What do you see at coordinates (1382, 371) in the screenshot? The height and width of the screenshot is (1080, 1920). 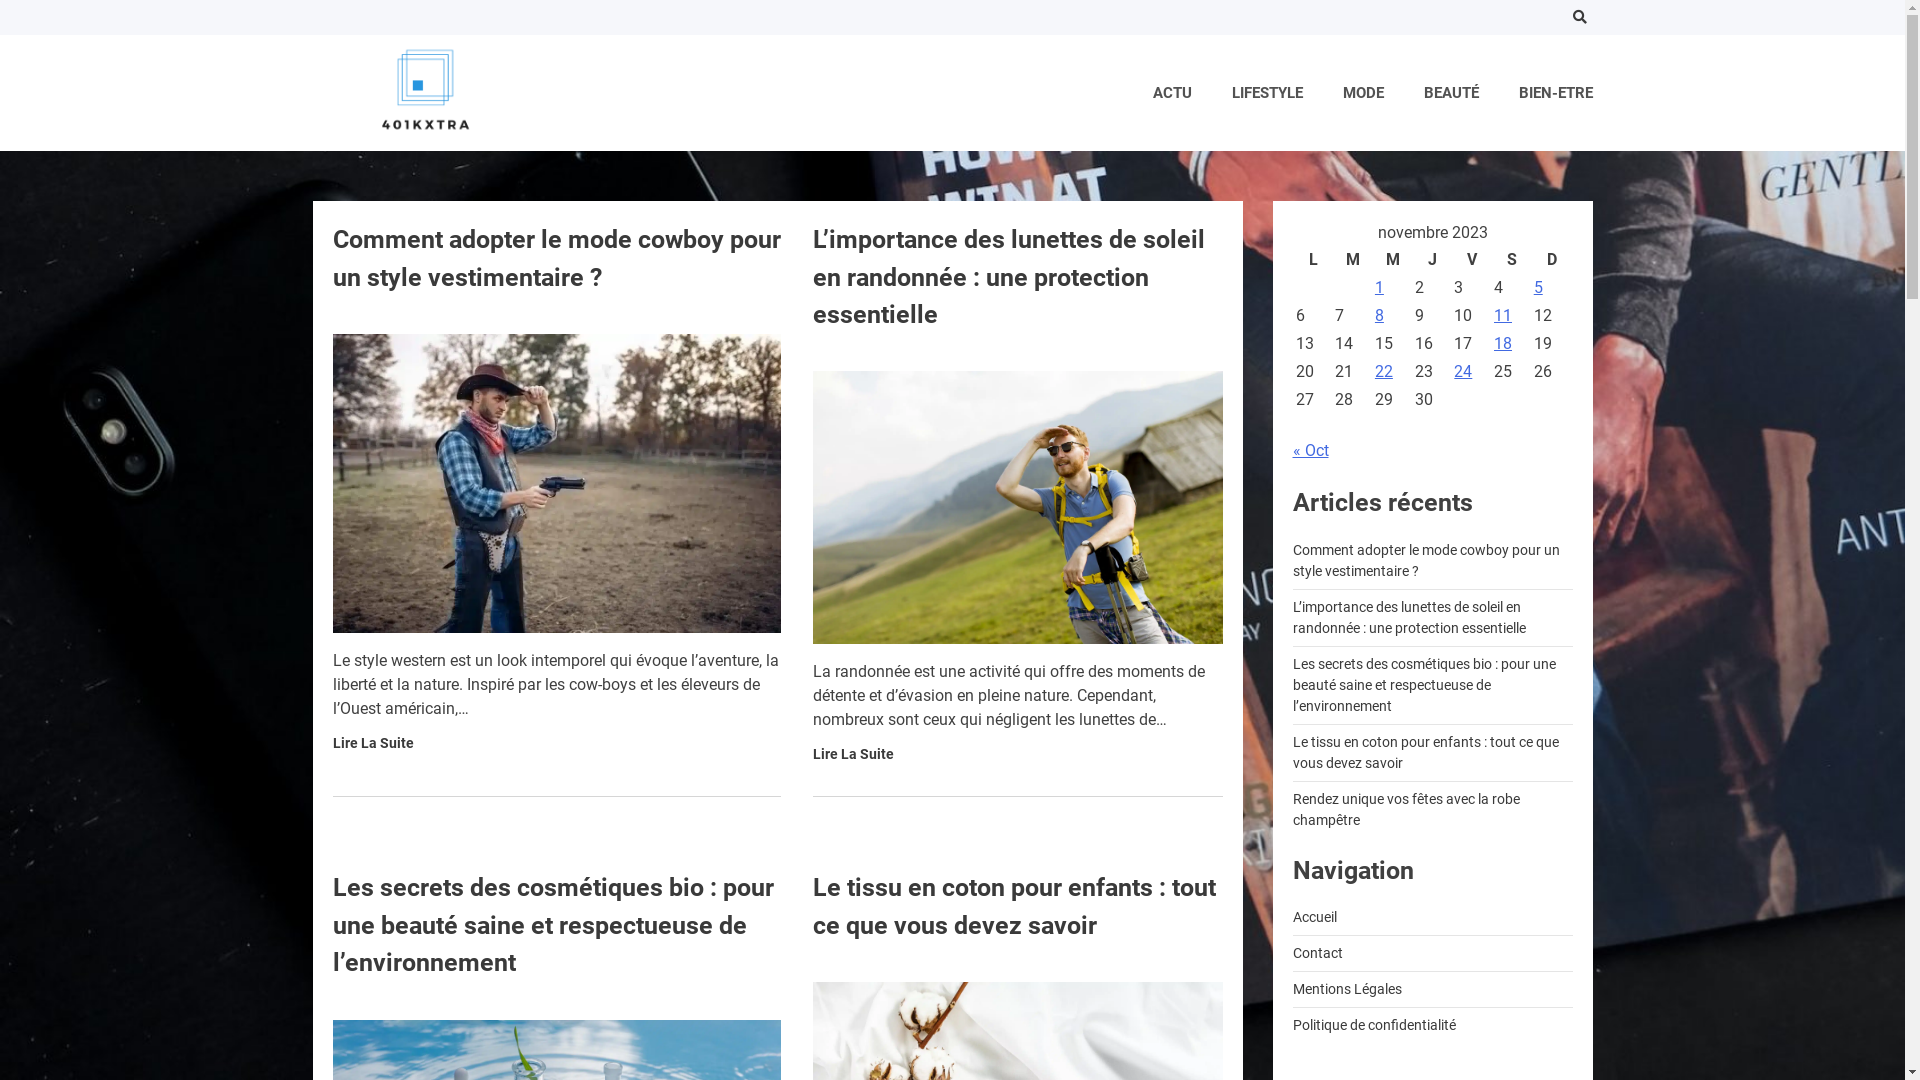 I see `'22'` at bounding box center [1382, 371].